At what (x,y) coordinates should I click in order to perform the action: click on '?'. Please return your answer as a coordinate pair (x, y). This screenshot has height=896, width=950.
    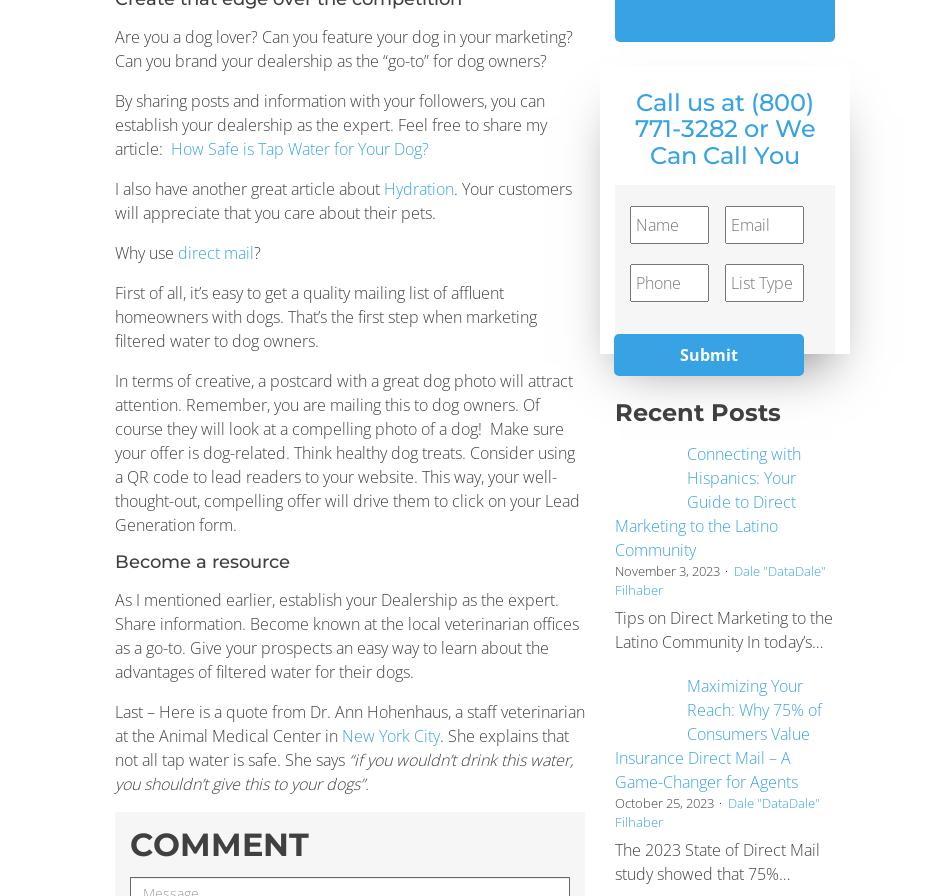
    Looking at the image, I should click on (256, 250).